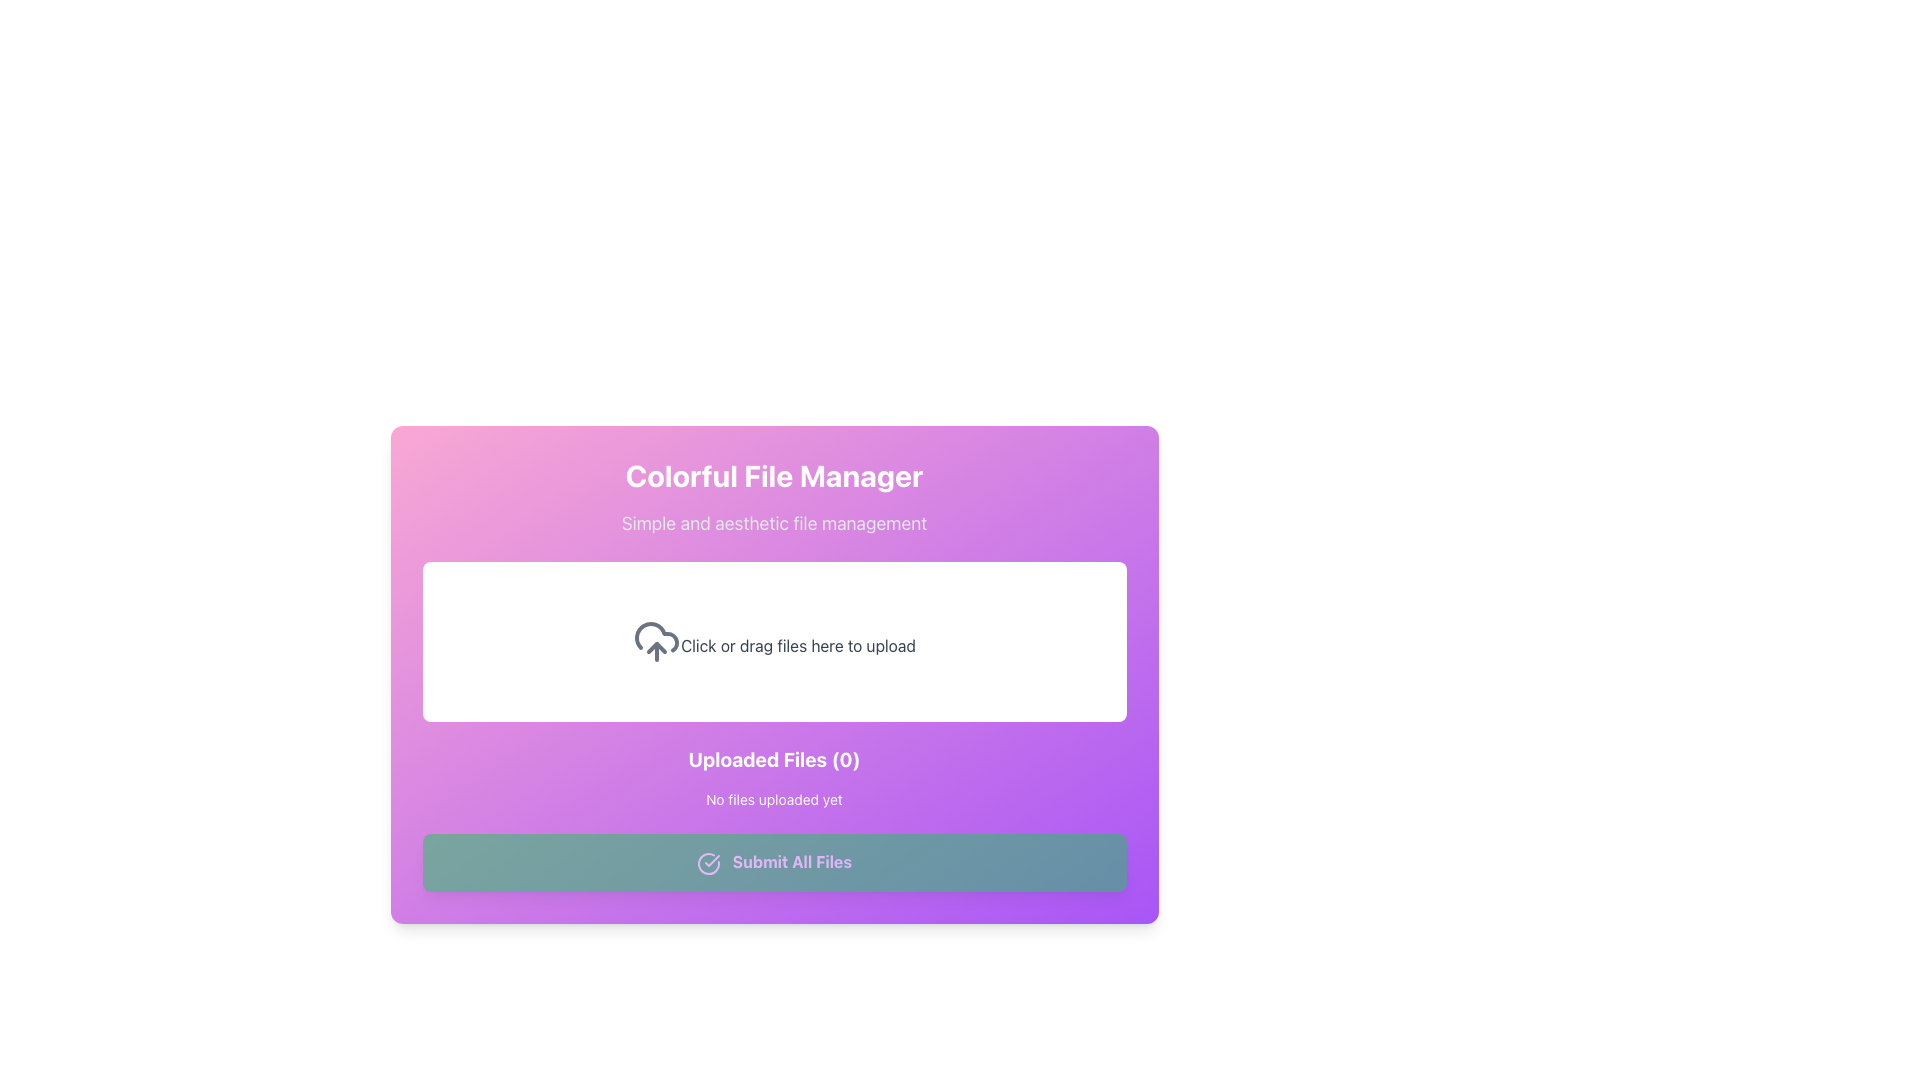 The height and width of the screenshot is (1080, 1920). Describe the element at coordinates (773, 641) in the screenshot. I see `the Dropzone element, which is a rectangular area with a white background, dashed border, and a cloud with an upward arrow icon, to upload files` at that location.